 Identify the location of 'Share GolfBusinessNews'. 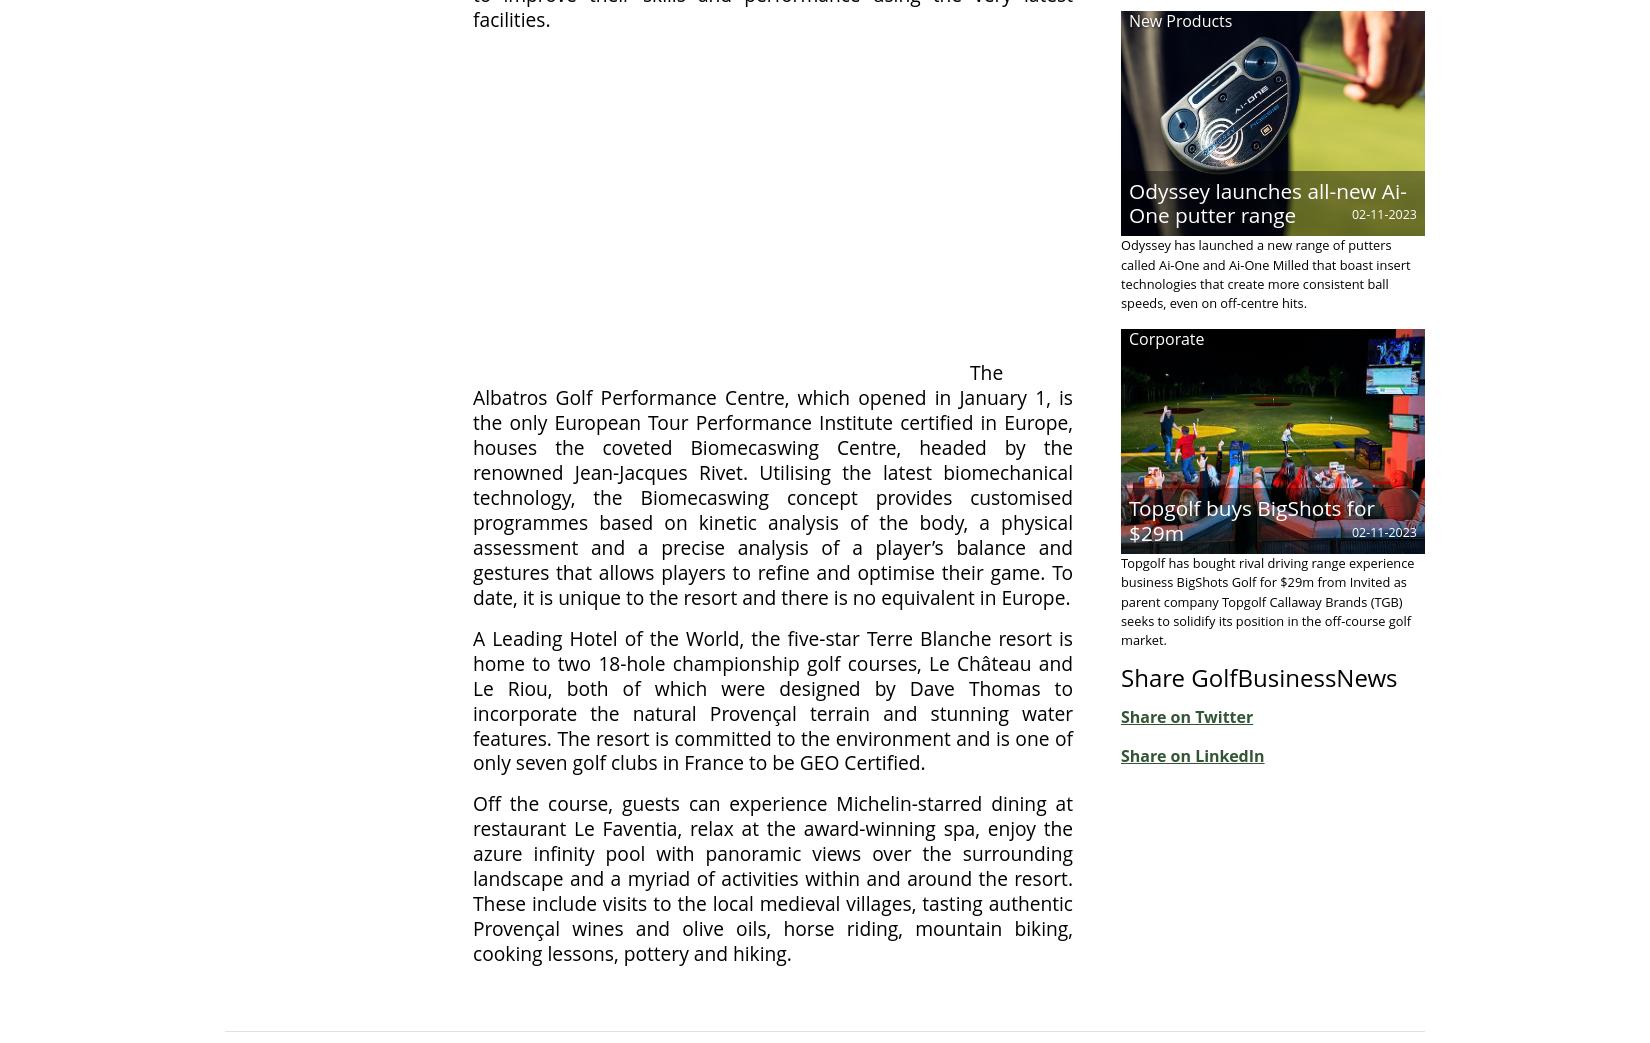
(1121, 677).